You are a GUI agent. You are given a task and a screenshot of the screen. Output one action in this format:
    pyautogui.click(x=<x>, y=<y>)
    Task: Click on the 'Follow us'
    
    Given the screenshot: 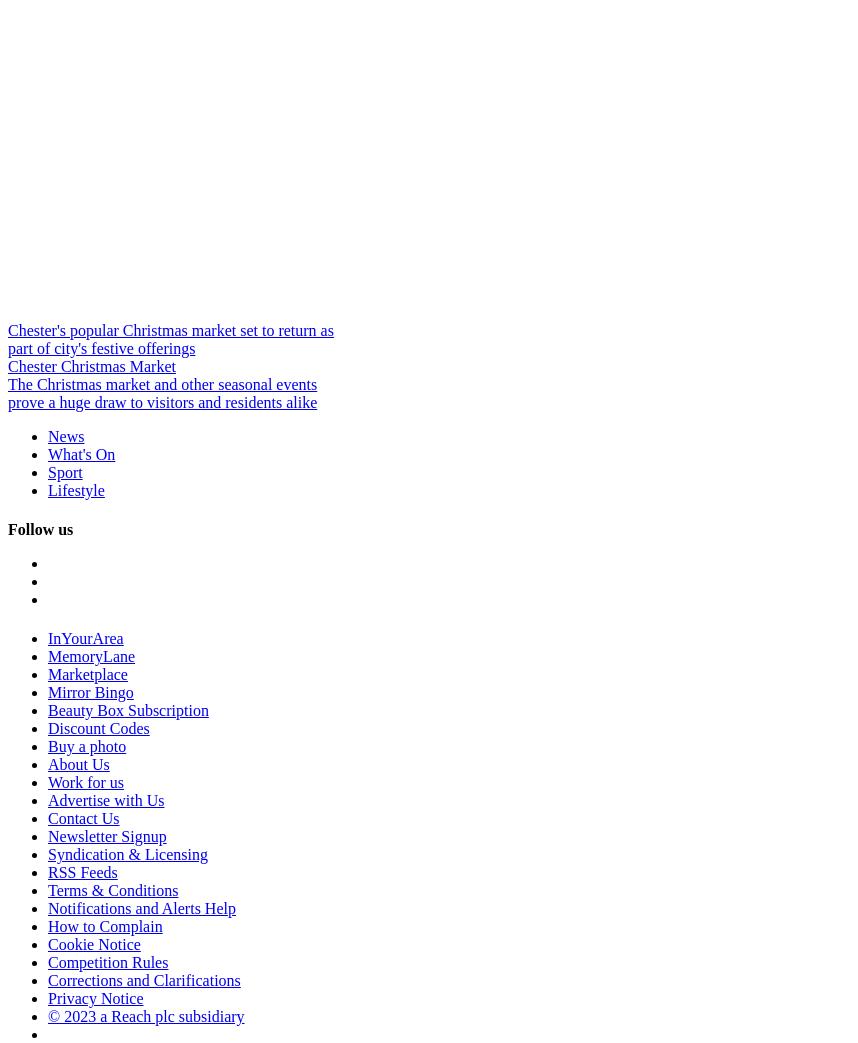 What is the action you would take?
    pyautogui.click(x=40, y=529)
    